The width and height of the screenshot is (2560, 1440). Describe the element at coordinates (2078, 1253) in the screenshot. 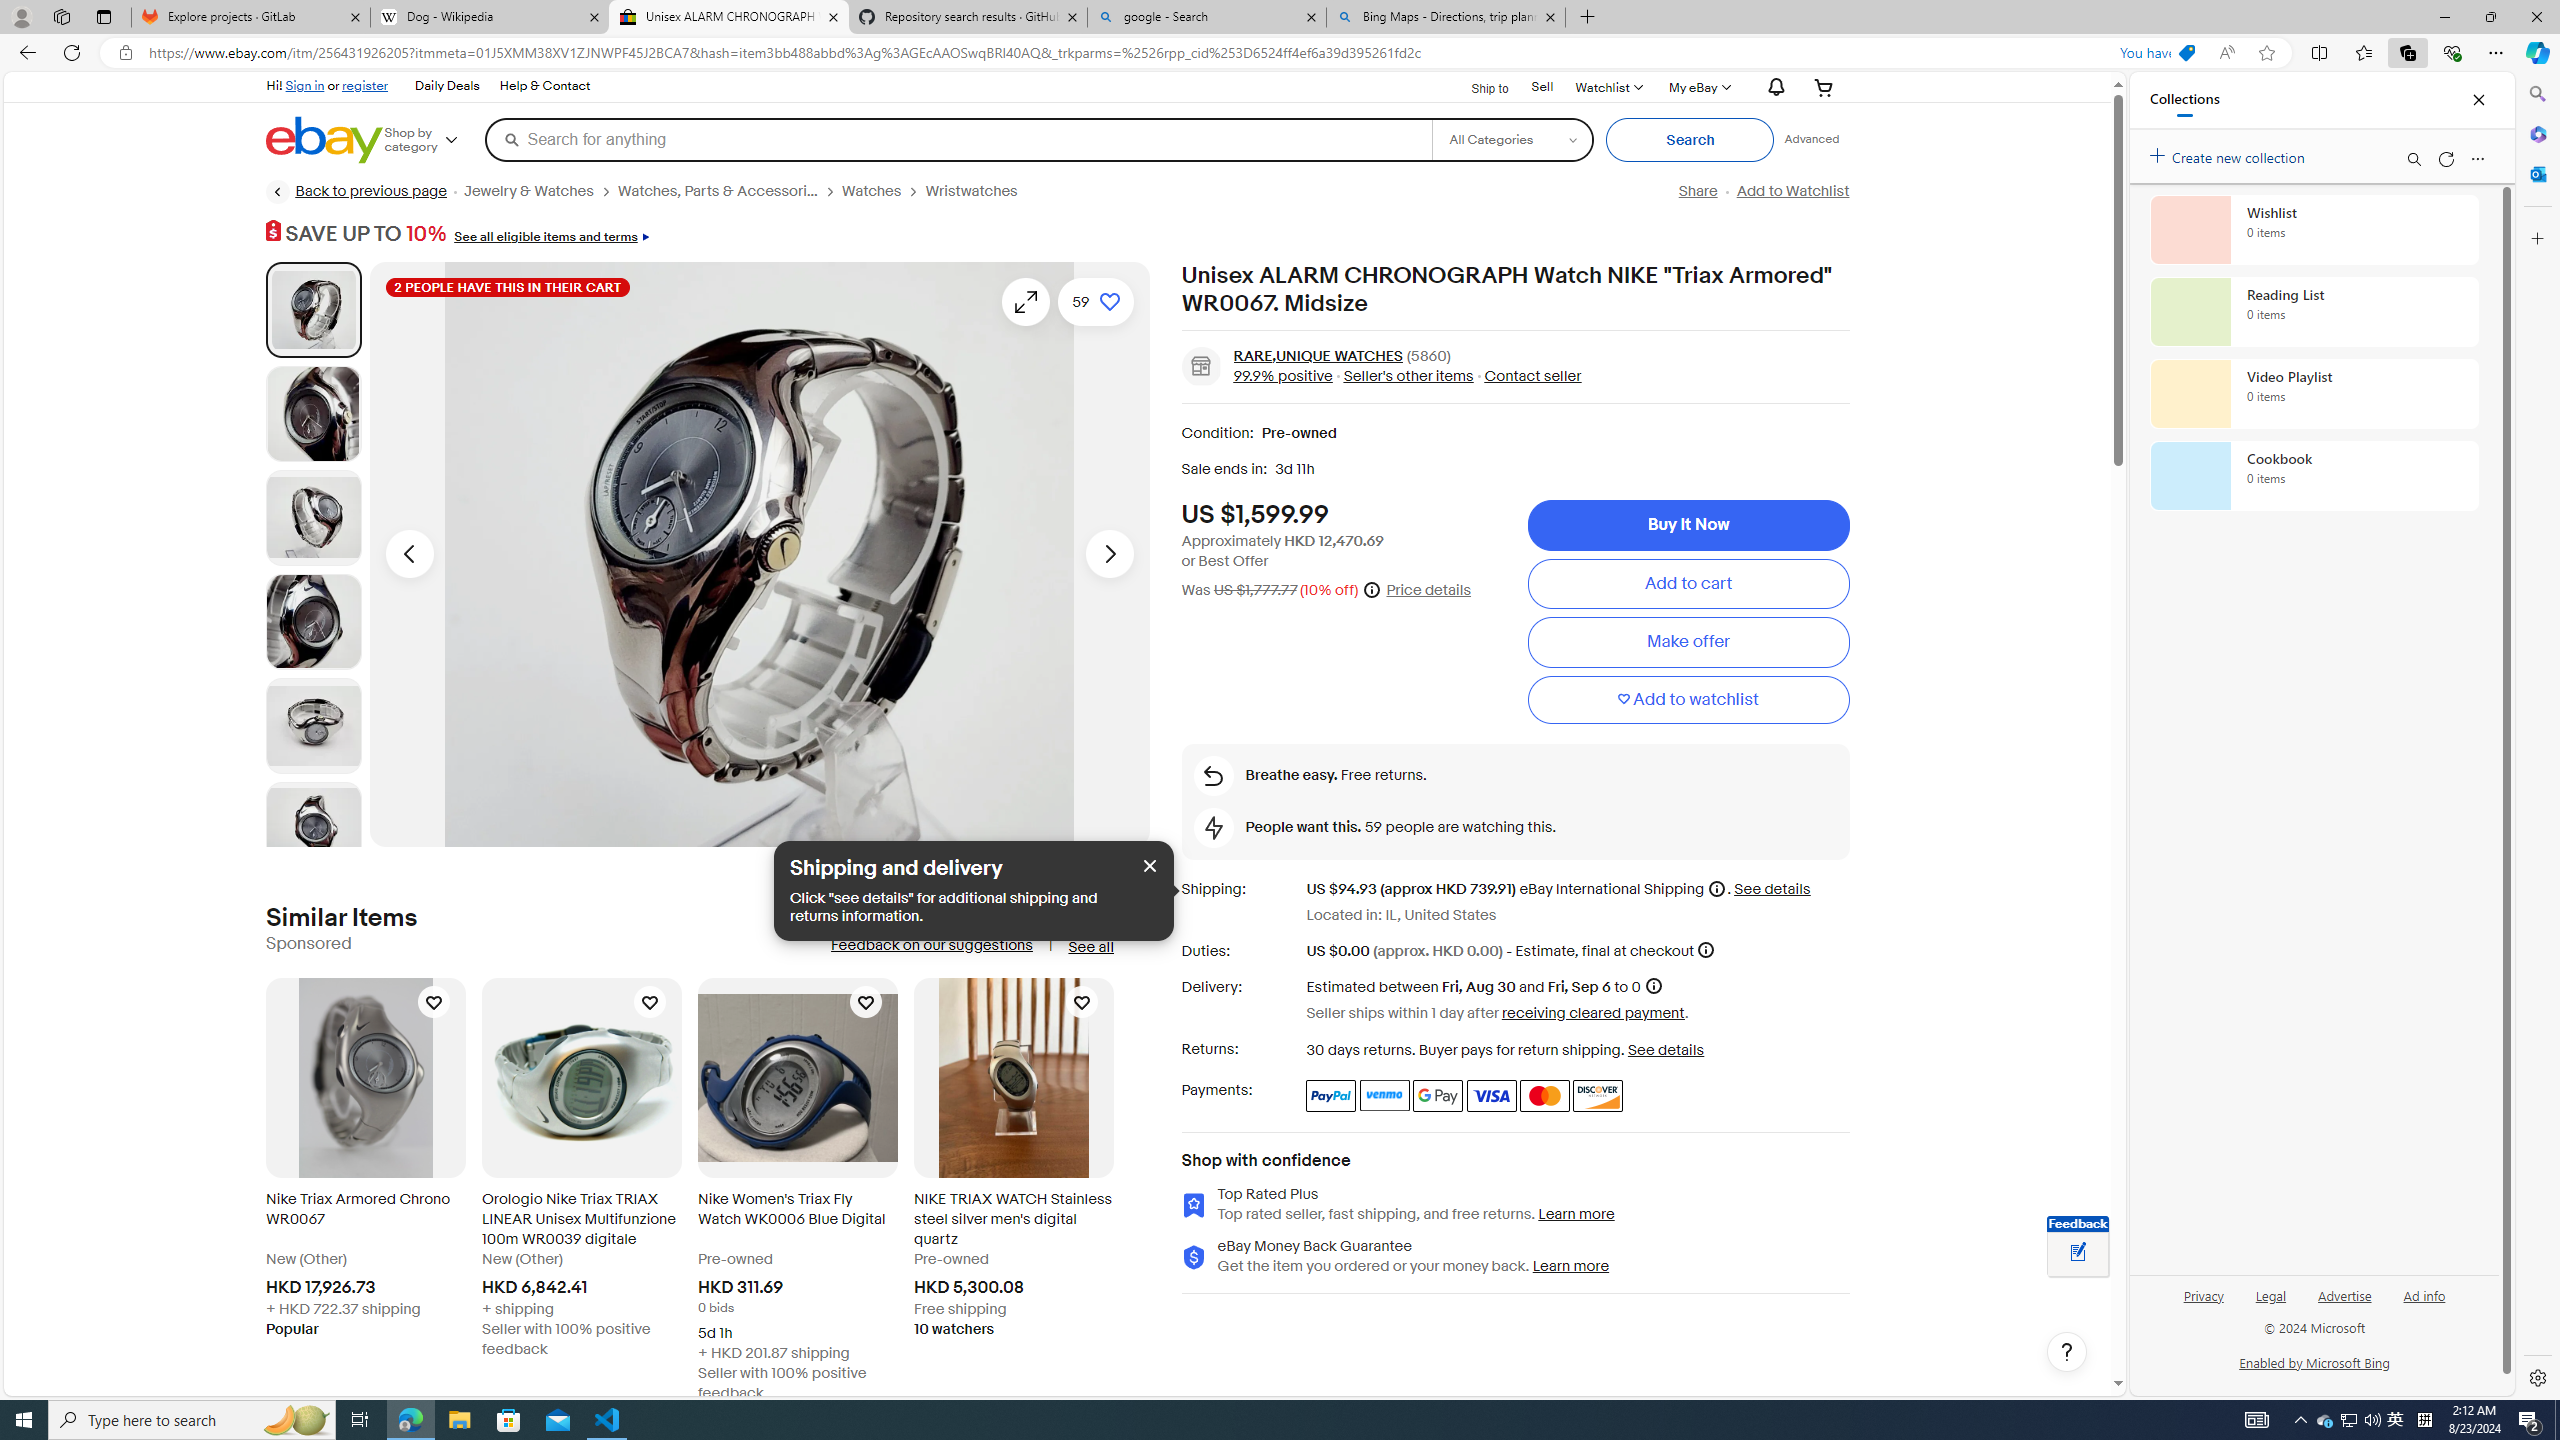

I see `'Leave feedback about your eBay ViewItem experience'` at that location.